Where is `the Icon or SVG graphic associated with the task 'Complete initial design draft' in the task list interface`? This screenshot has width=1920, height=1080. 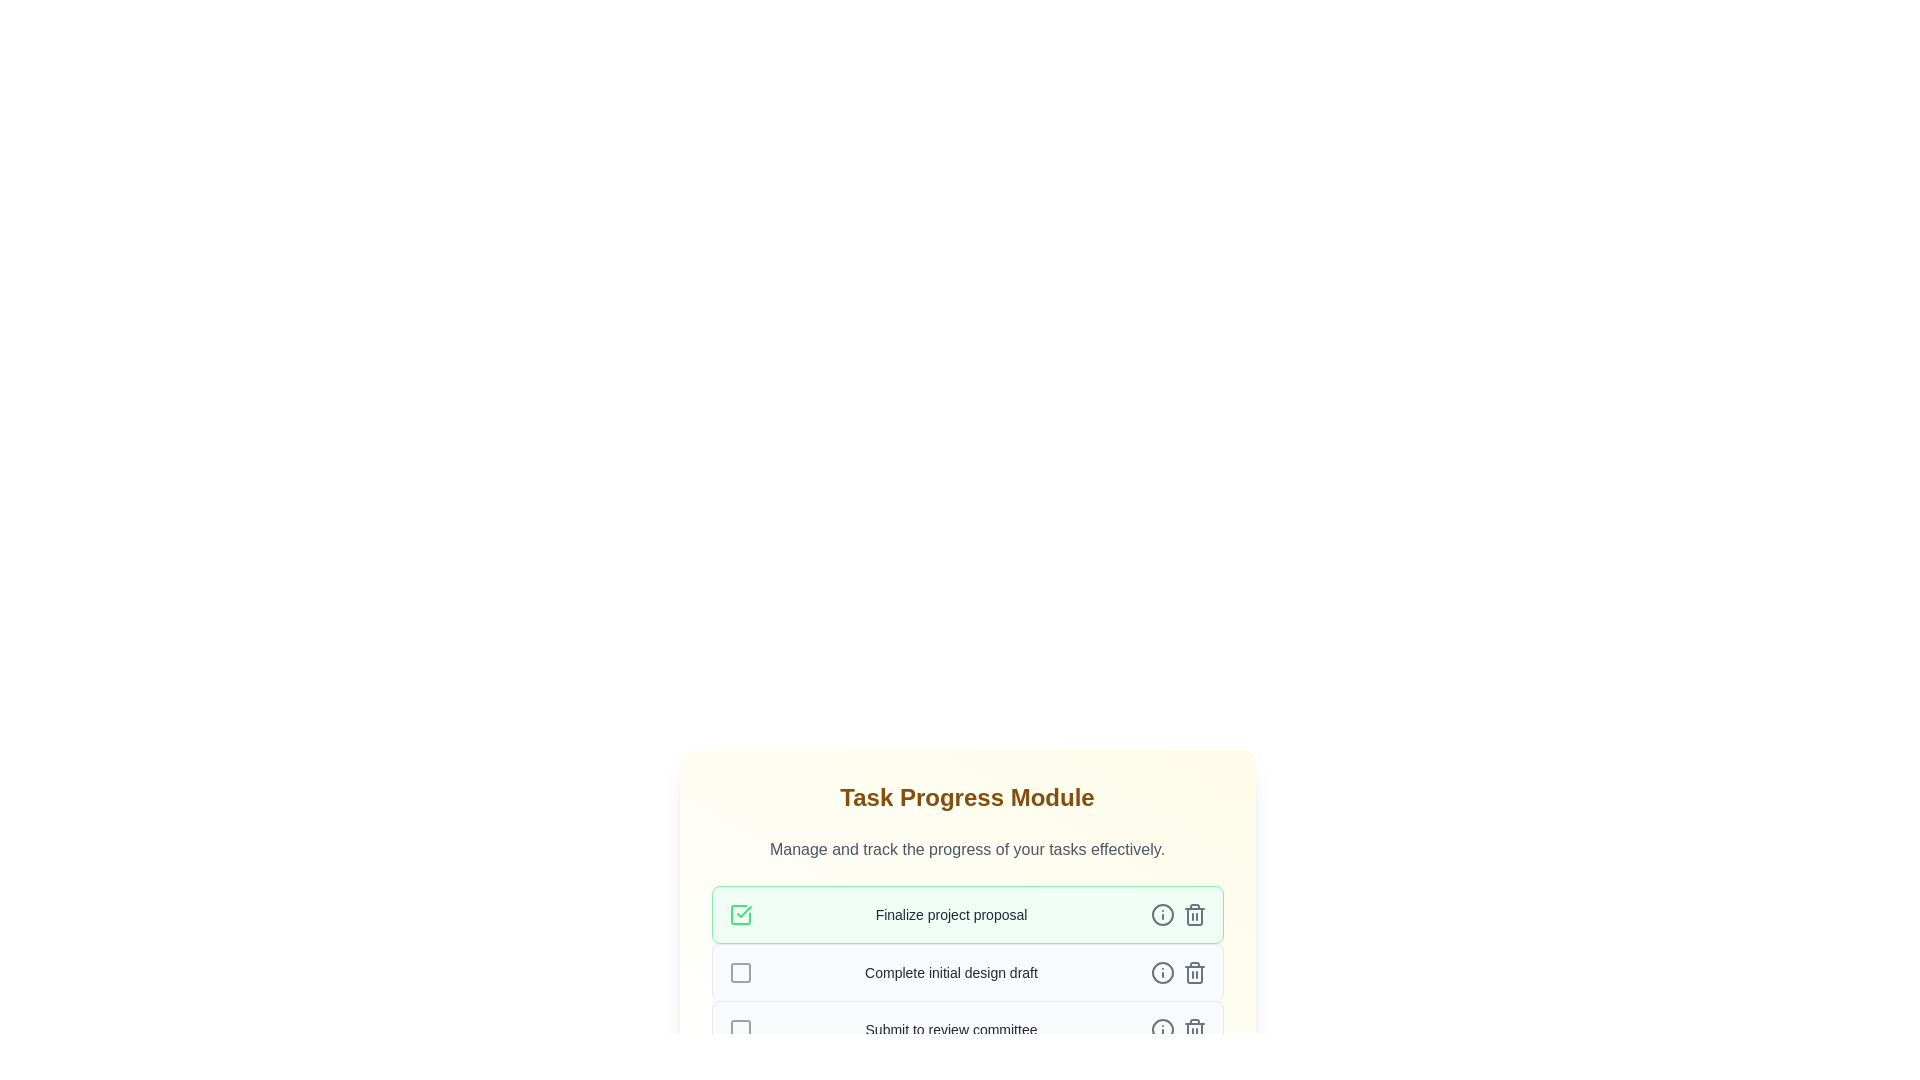
the Icon or SVG graphic associated with the task 'Complete initial design draft' in the task list interface is located at coordinates (1162, 971).